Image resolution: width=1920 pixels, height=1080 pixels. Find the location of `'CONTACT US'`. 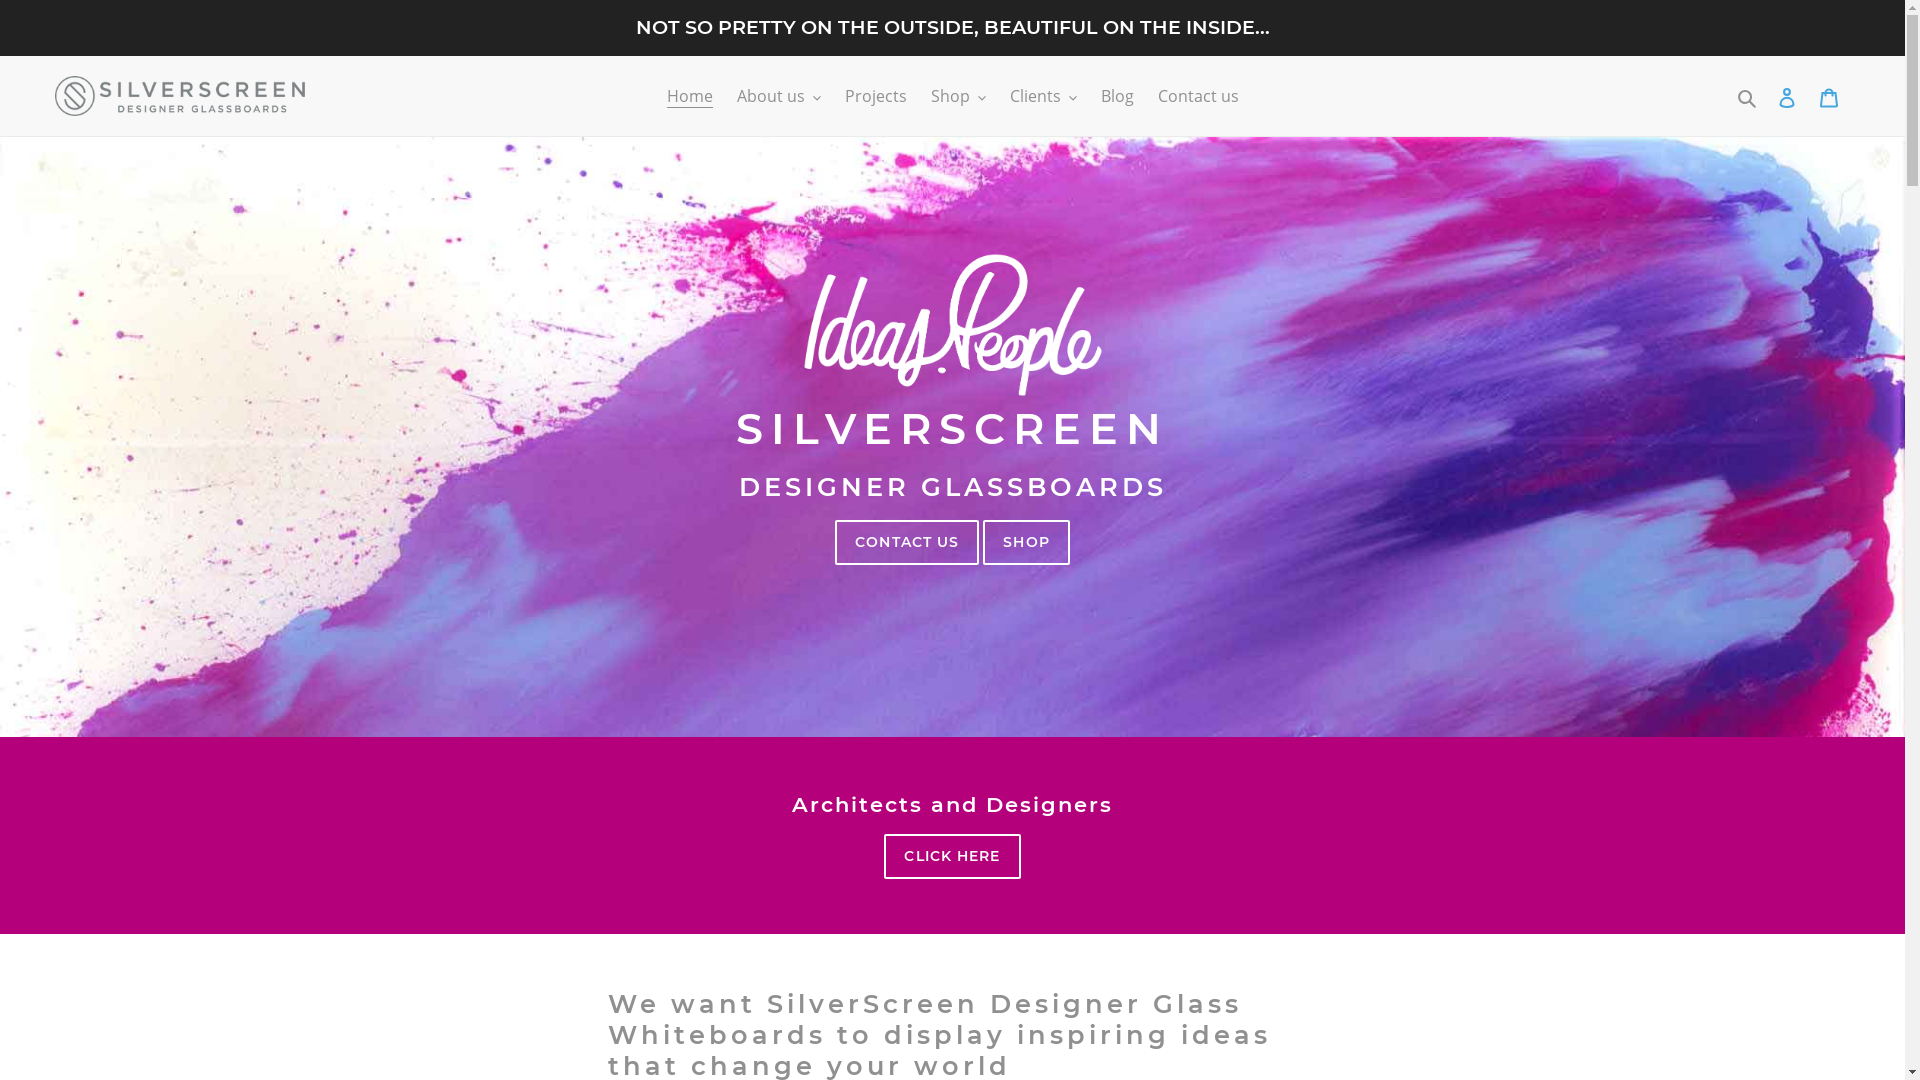

'CONTACT US' is located at coordinates (835, 542).